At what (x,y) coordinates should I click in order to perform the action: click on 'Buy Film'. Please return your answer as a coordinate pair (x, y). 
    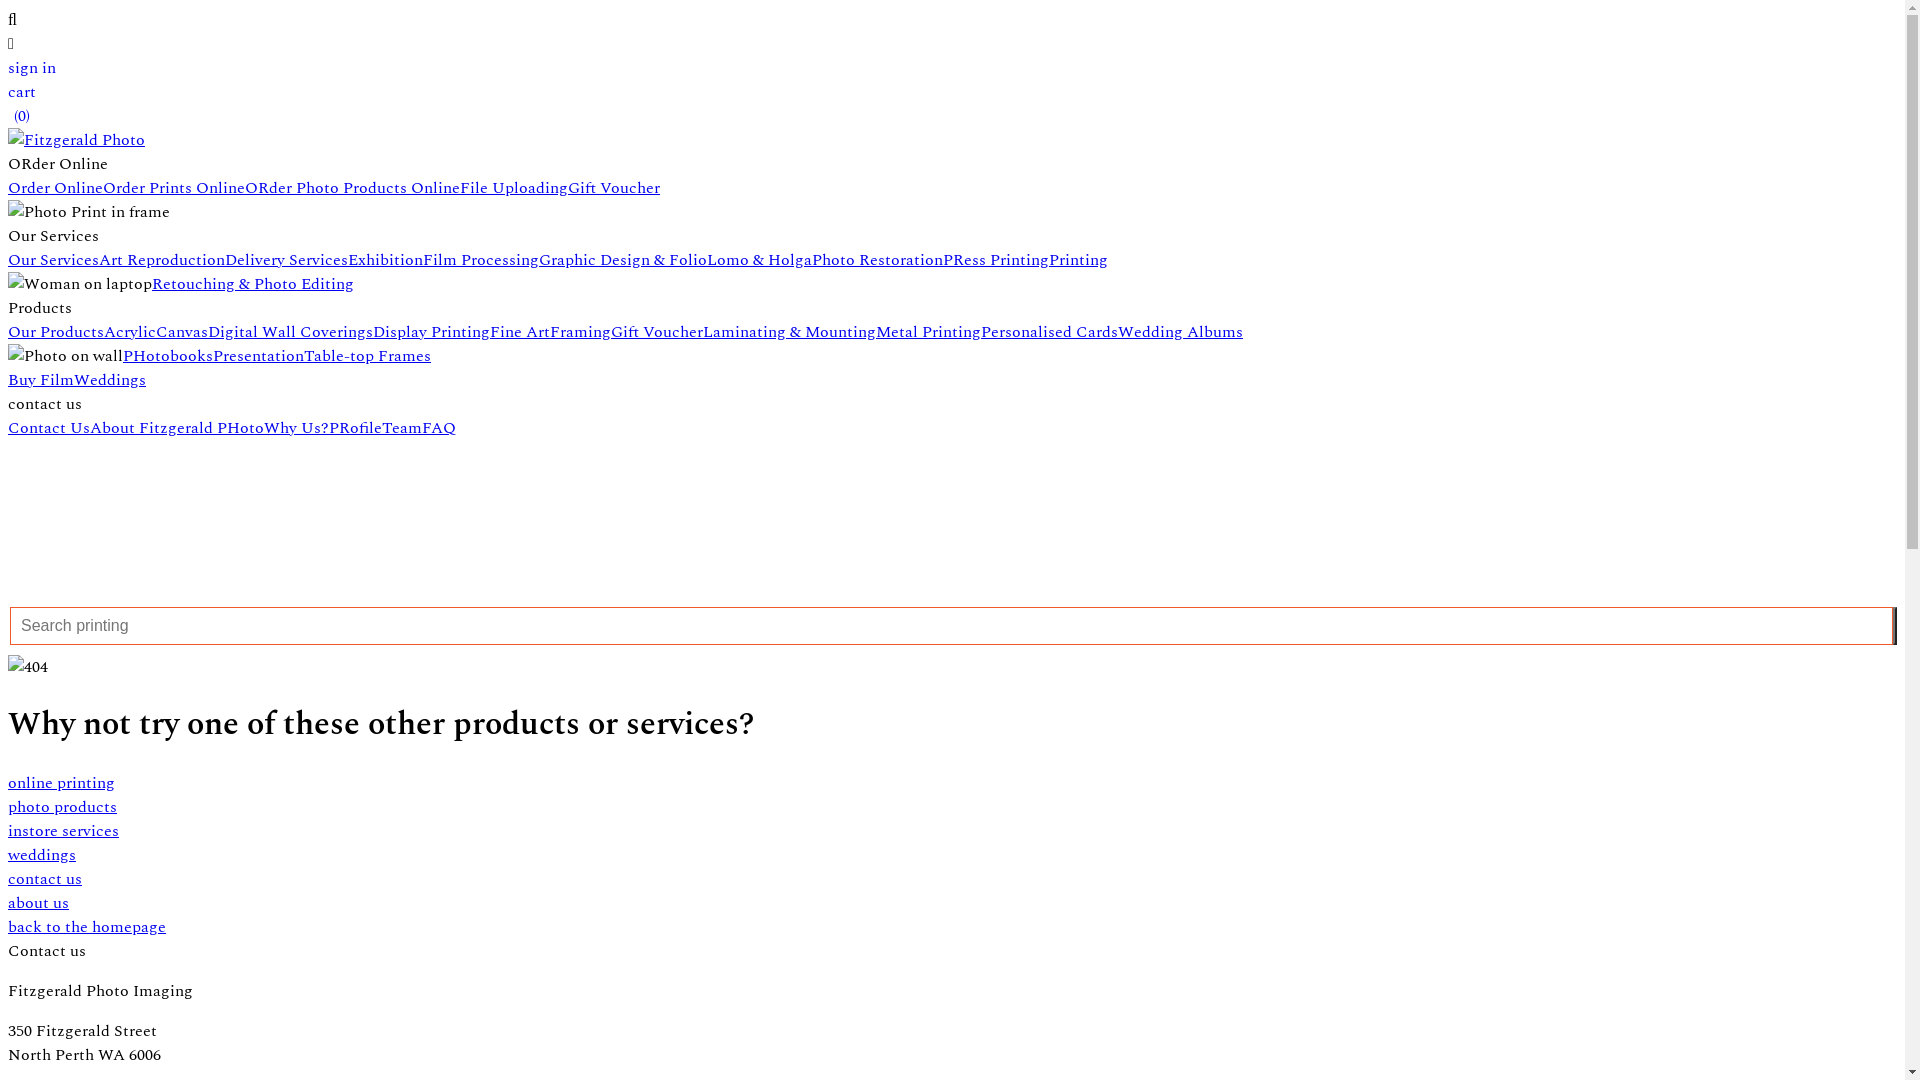
    Looking at the image, I should click on (41, 380).